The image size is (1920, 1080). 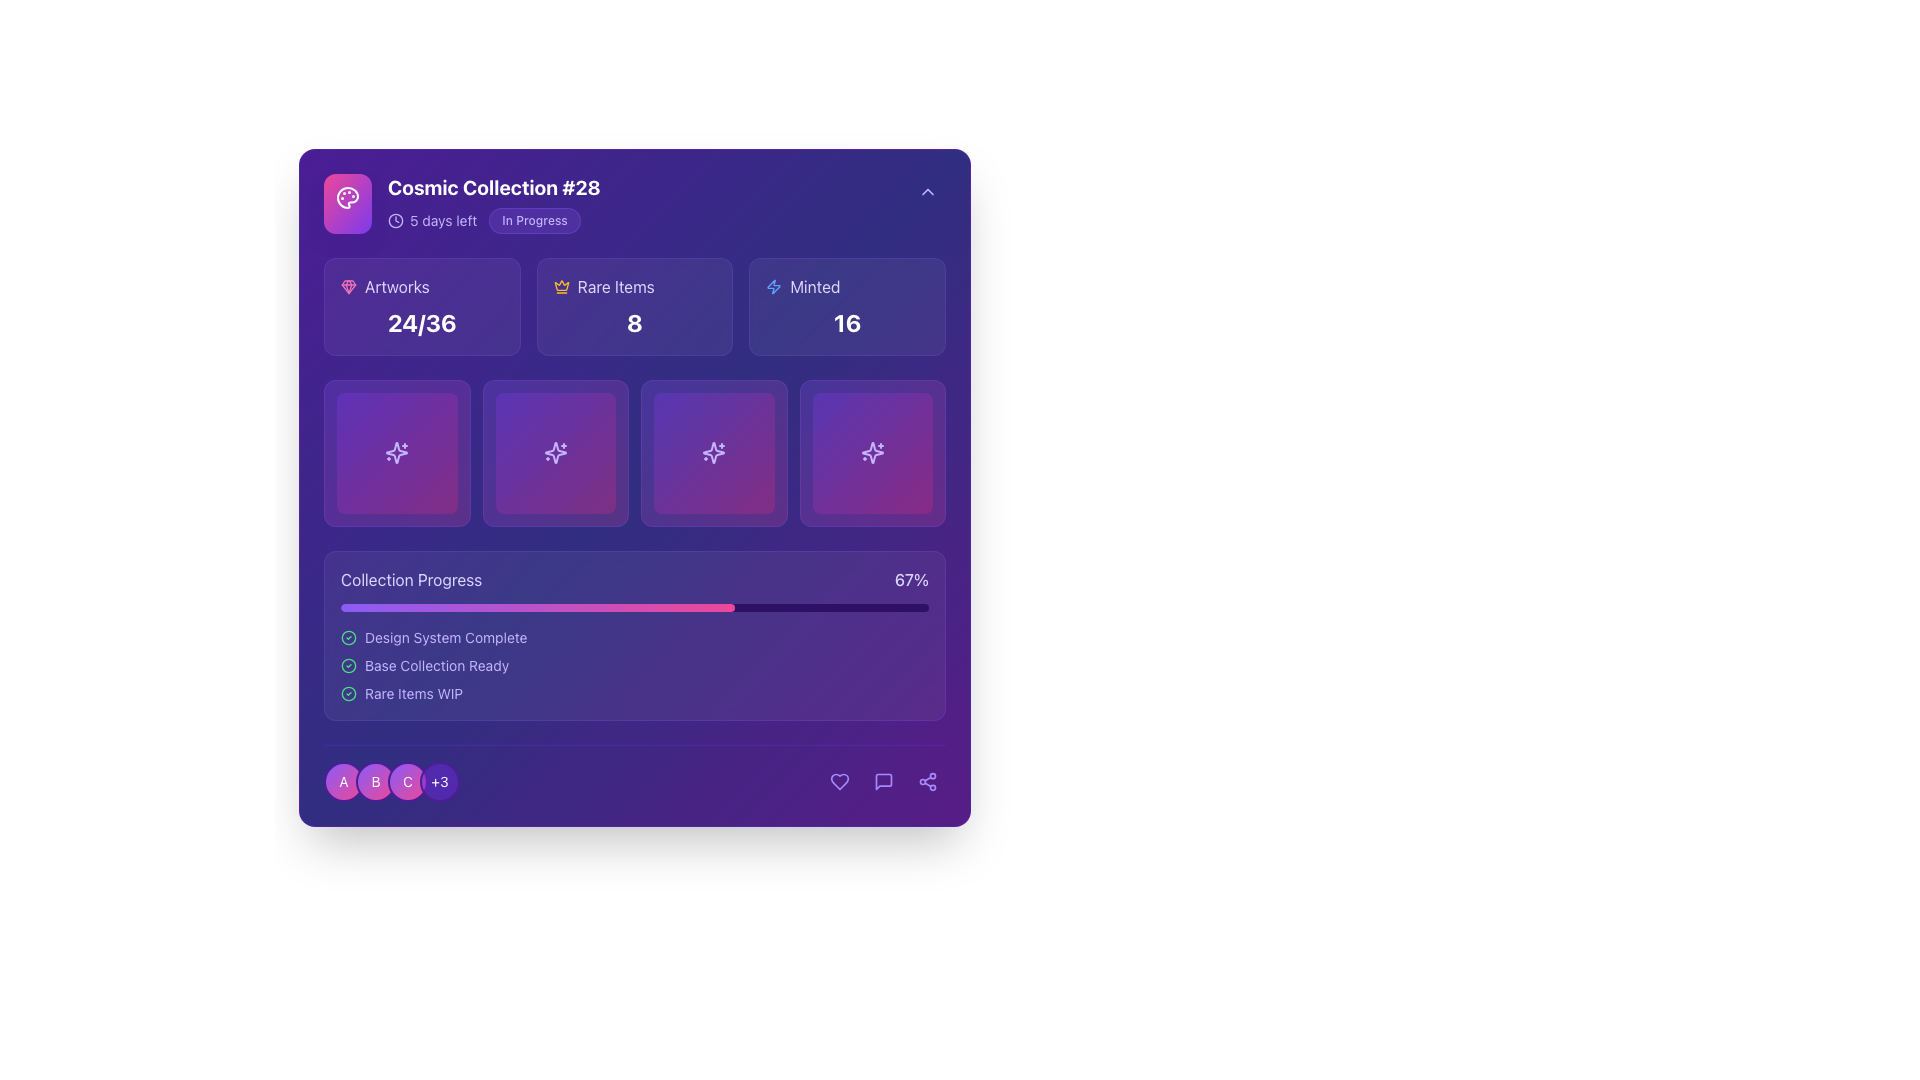 I want to click on the decorative icon located to the left of the '5 days left' label, which conveys temporal information, so click(x=395, y=220).